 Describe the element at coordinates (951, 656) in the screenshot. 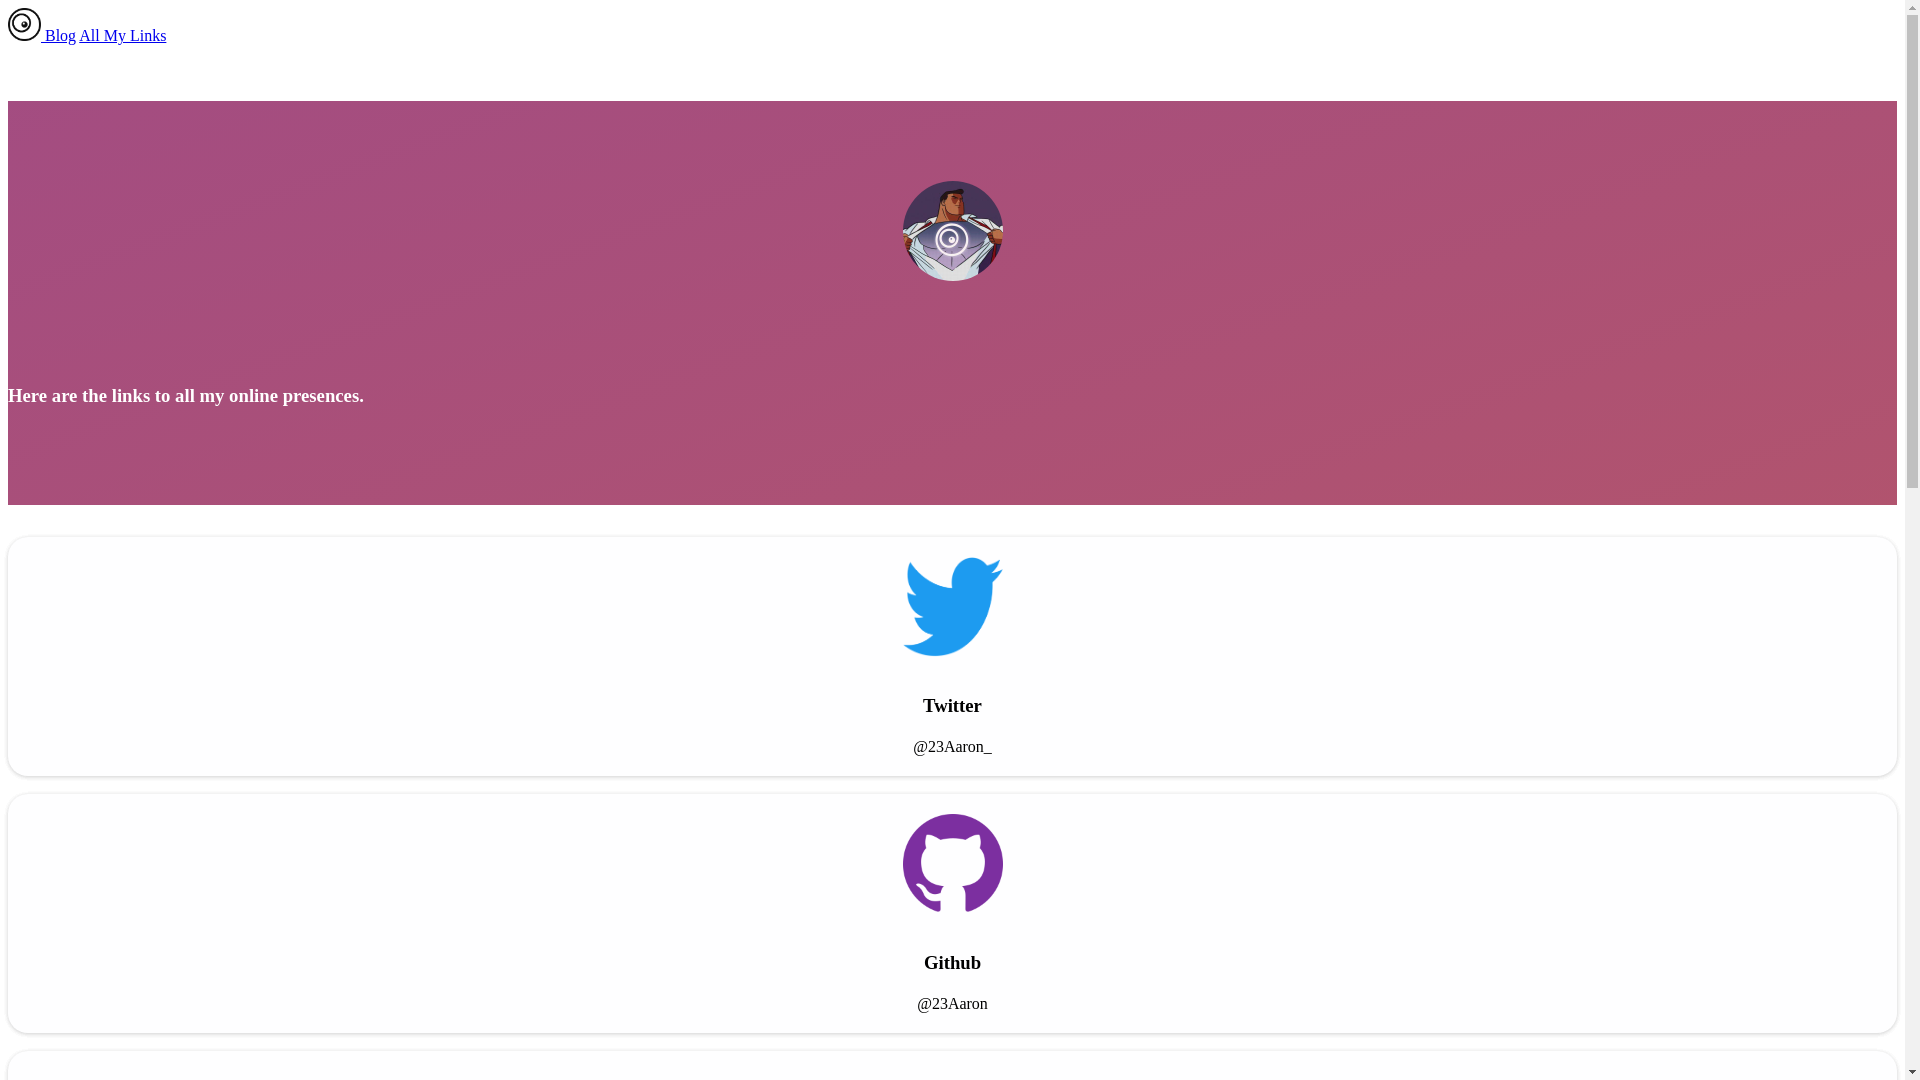

I see `'Twitter` at that location.